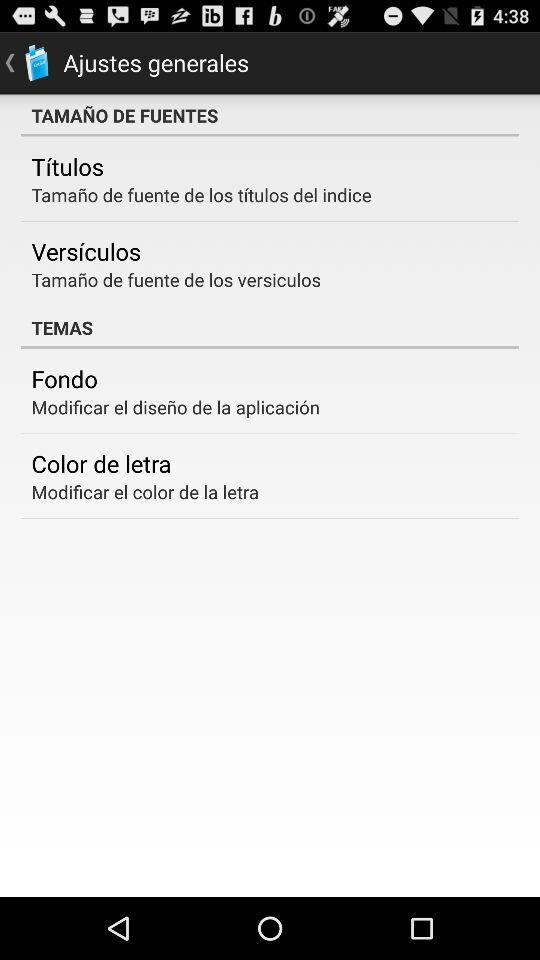 The height and width of the screenshot is (960, 540). I want to click on fondo app, so click(64, 377).